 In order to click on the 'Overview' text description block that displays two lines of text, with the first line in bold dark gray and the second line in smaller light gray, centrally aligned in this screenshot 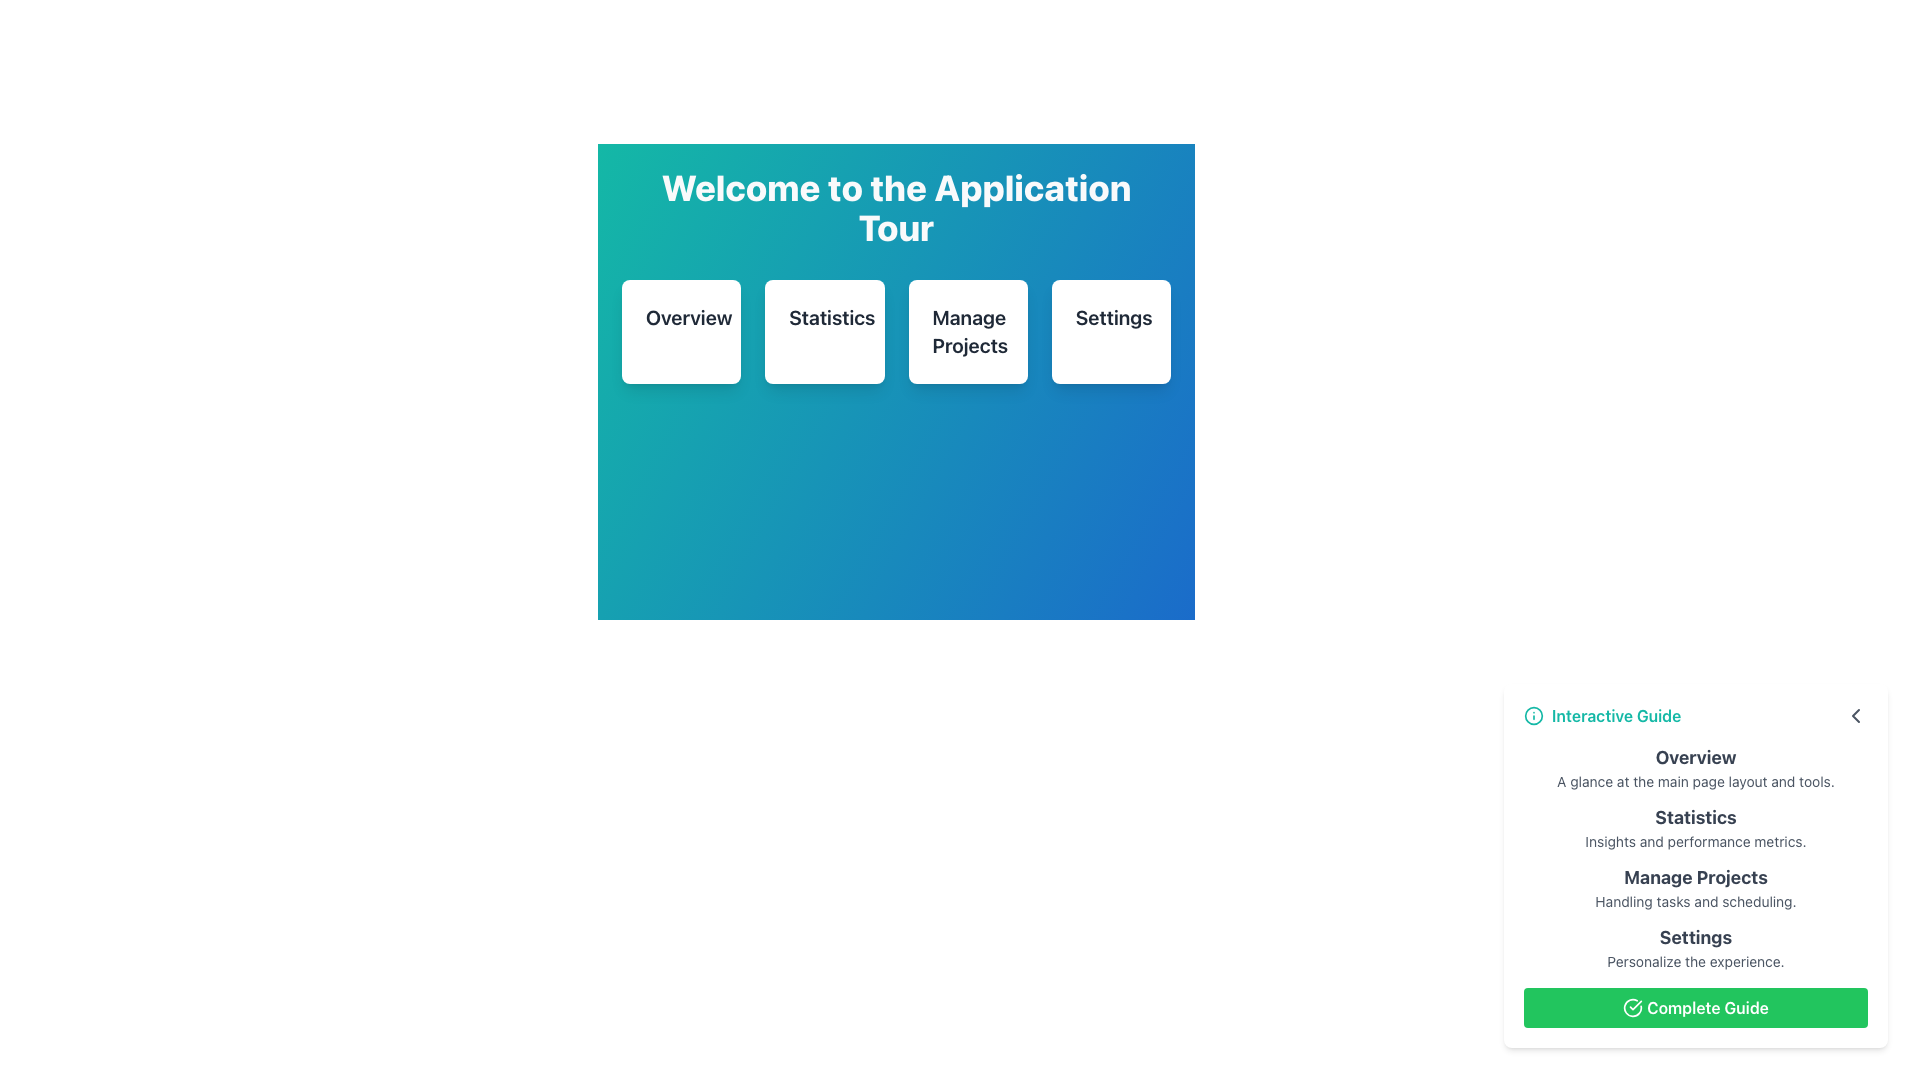, I will do `click(1694, 766)`.